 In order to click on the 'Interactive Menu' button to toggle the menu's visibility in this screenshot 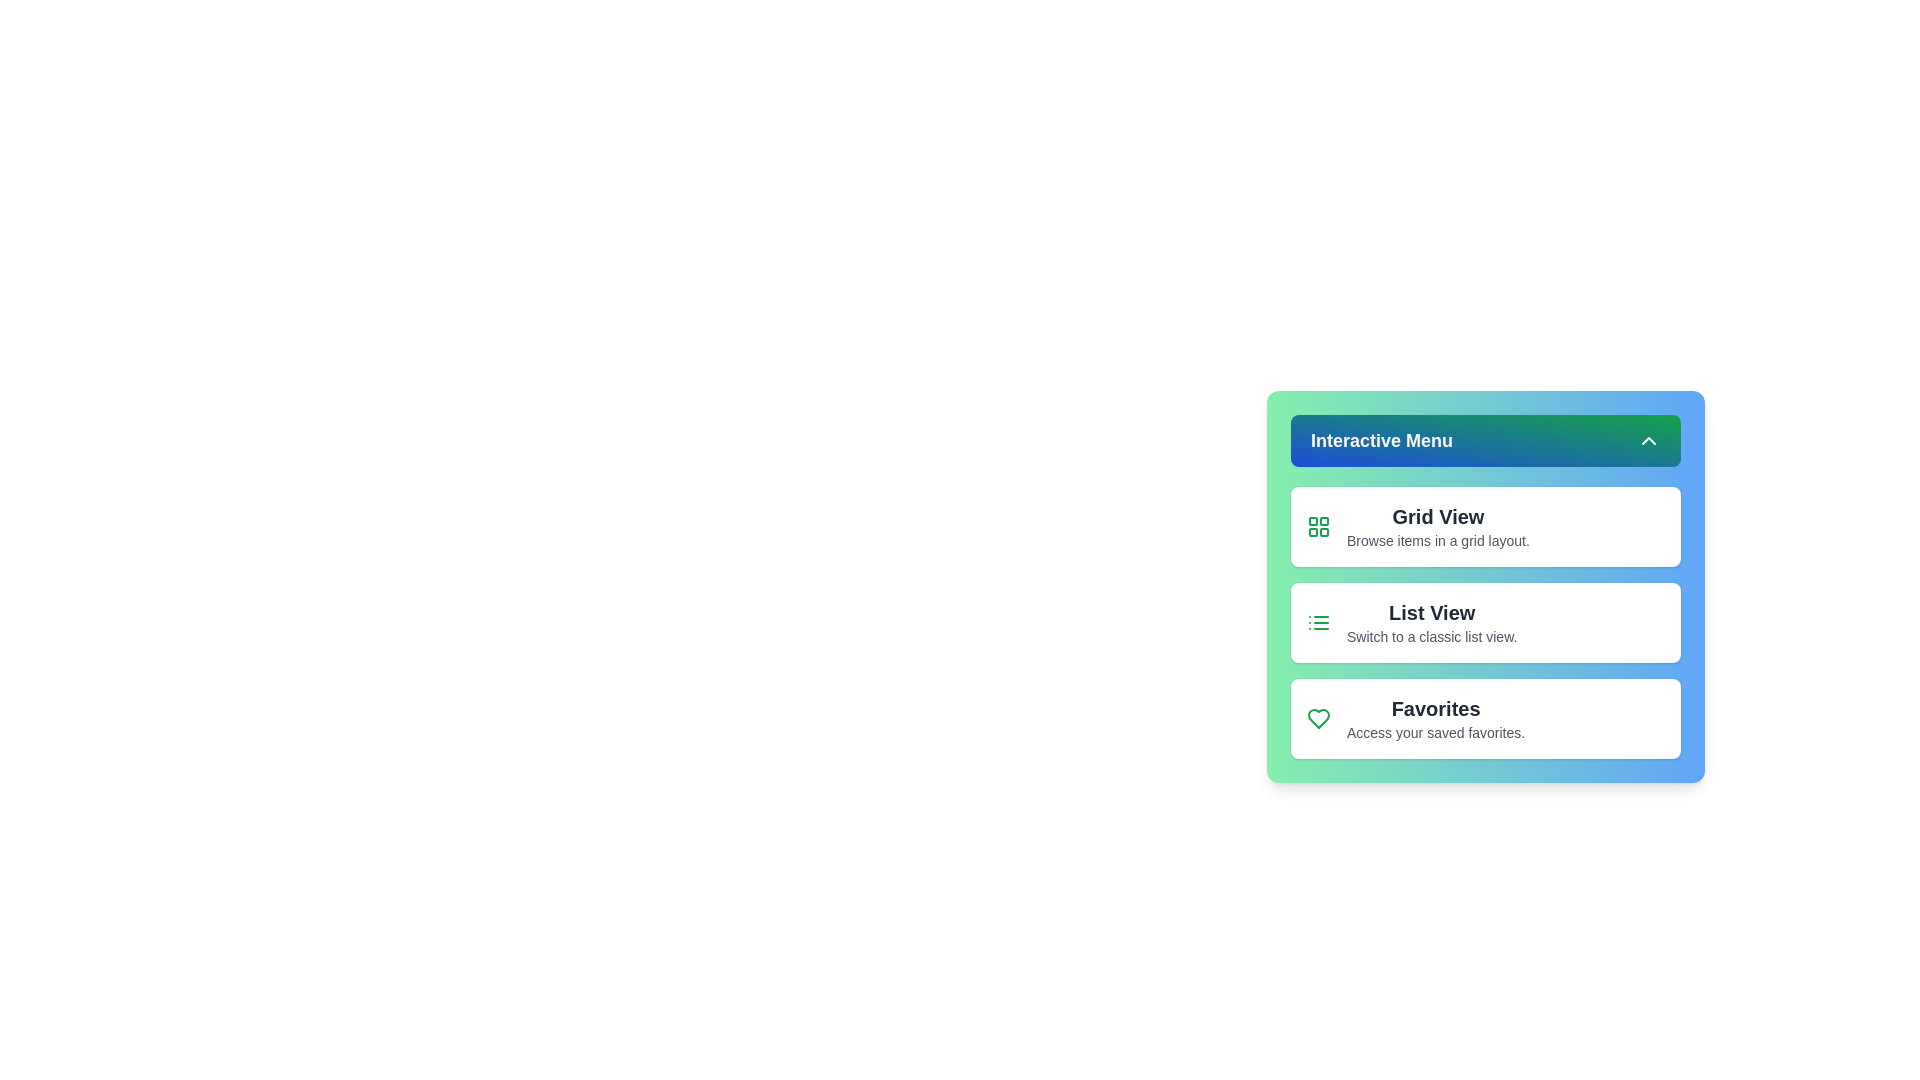, I will do `click(1486, 439)`.